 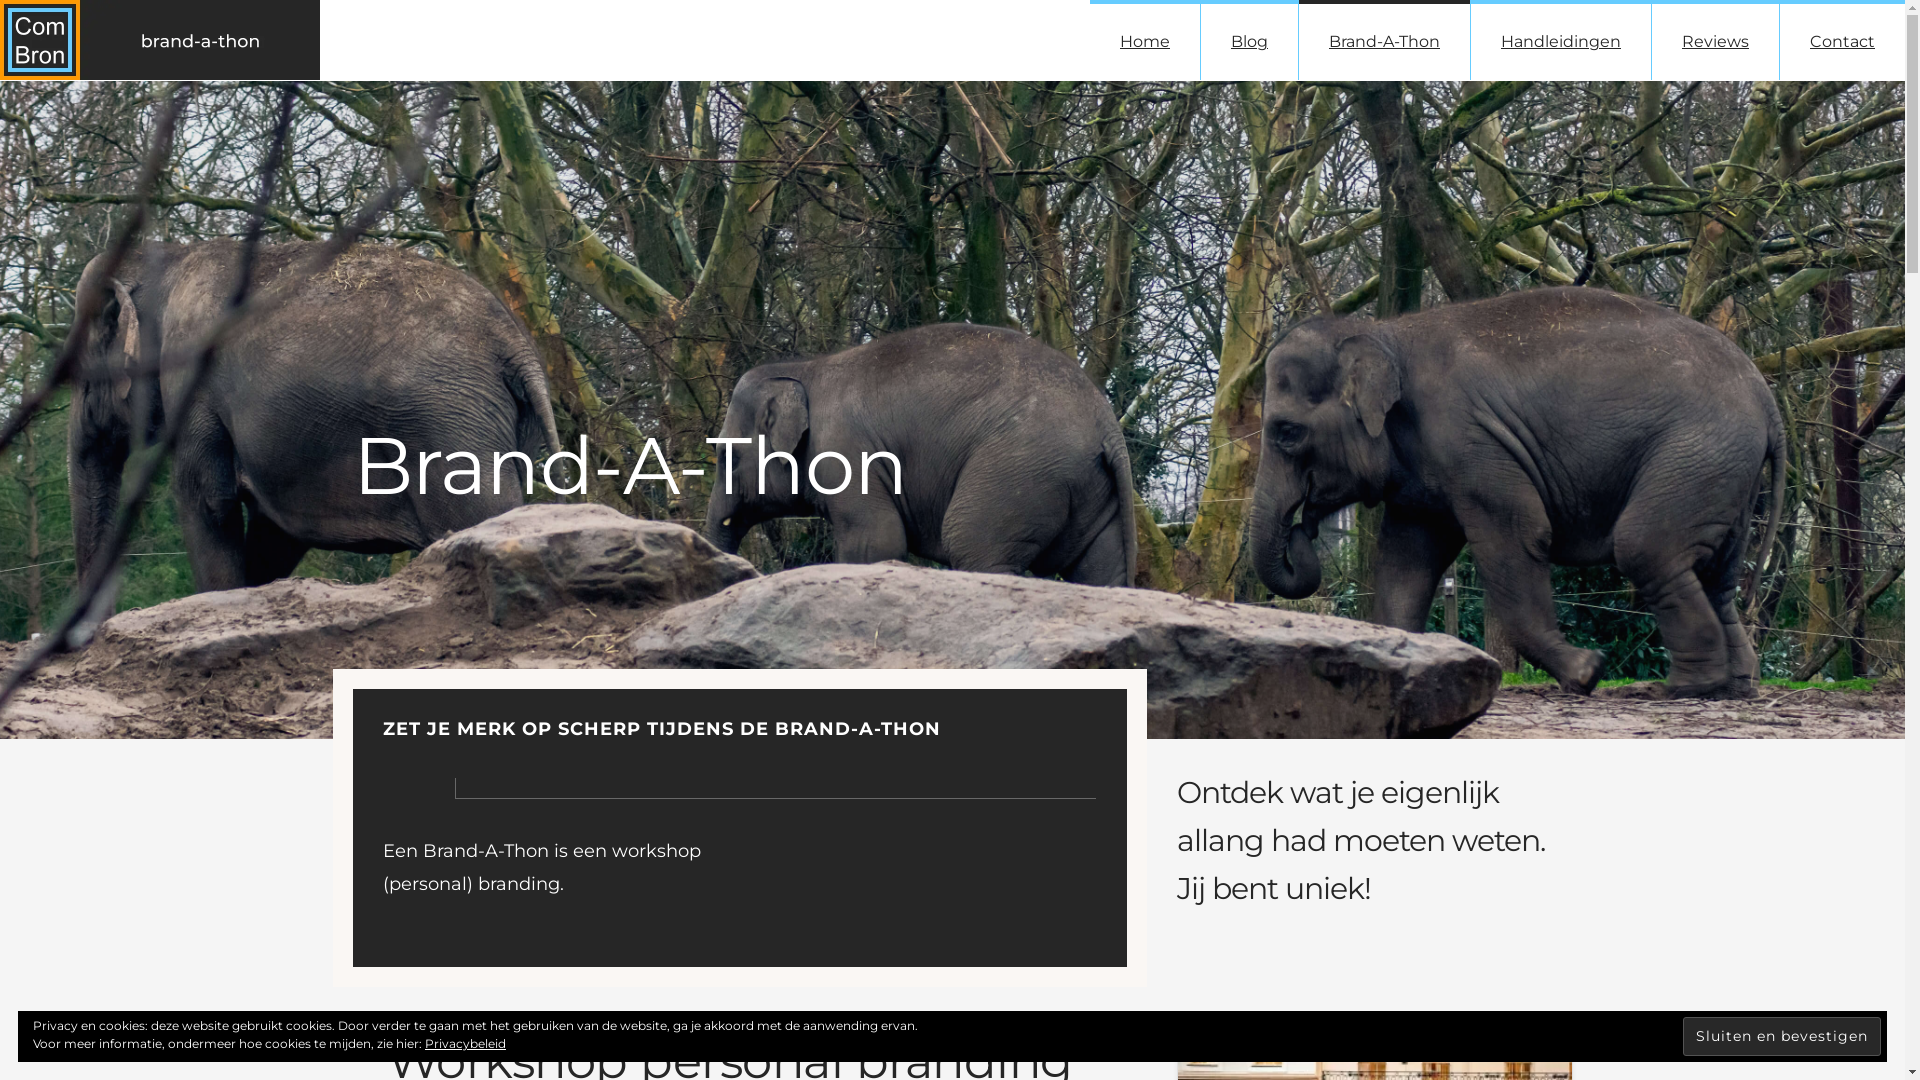 I want to click on 'Privacybeleid', so click(x=464, y=1042).